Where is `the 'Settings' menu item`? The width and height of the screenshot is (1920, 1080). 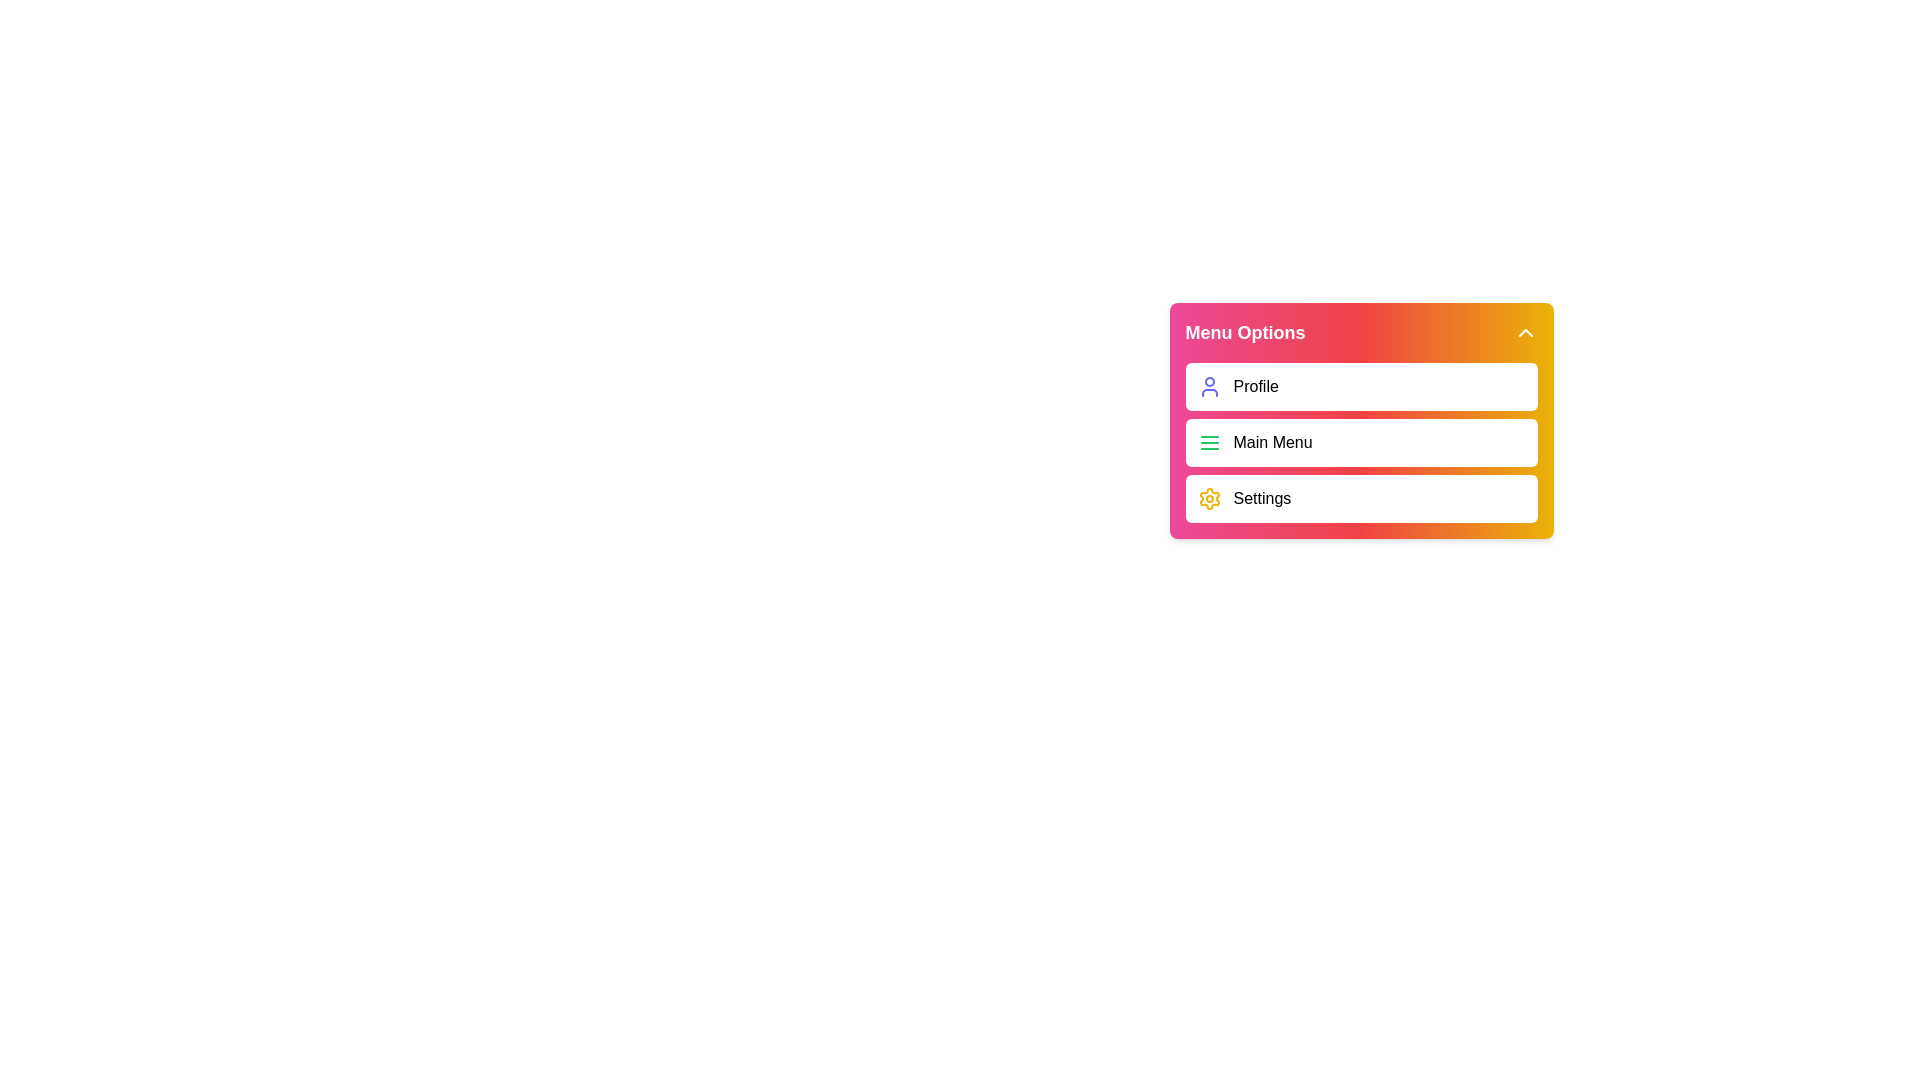 the 'Settings' menu item is located at coordinates (1360, 497).